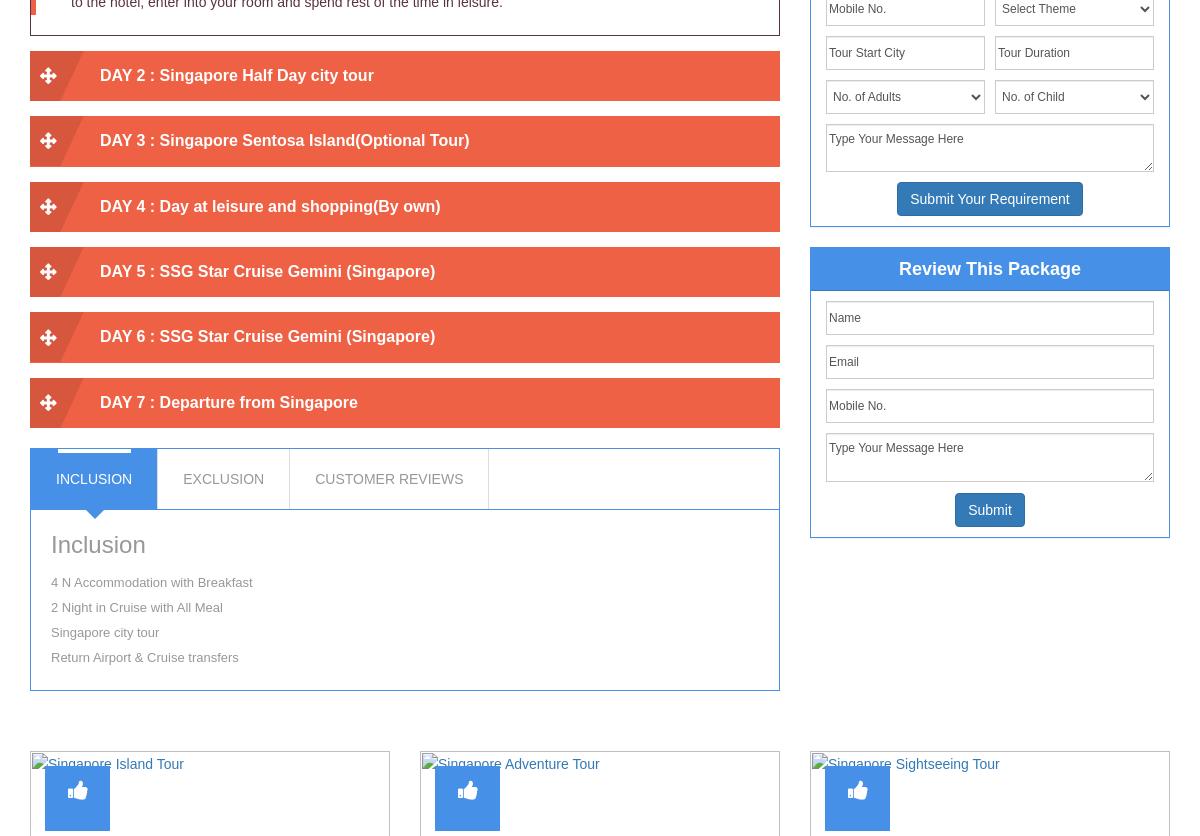 This screenshot has width=1200, height=836. I want to click on 'DAY 7 : Departure from Singapore', so click(227, 400).